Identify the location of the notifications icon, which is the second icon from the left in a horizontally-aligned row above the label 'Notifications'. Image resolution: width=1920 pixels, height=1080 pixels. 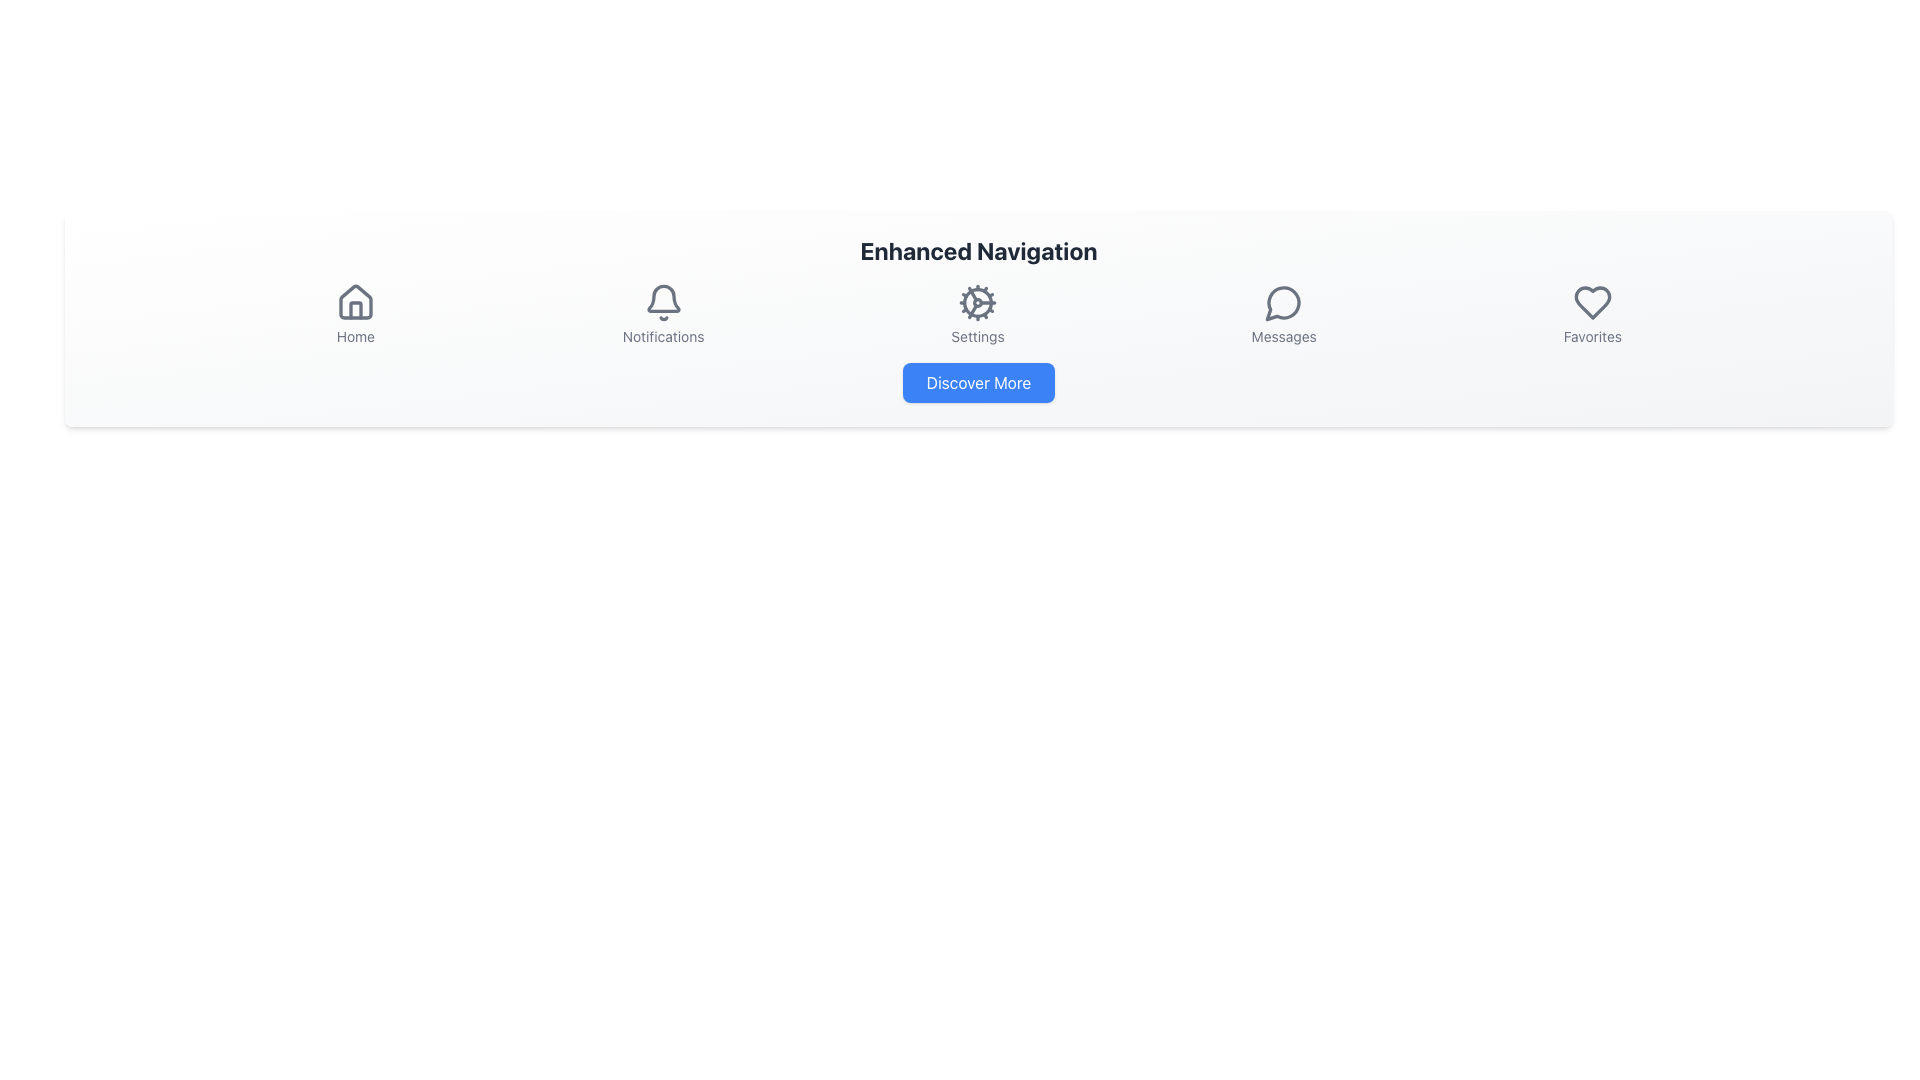
(663, 298).